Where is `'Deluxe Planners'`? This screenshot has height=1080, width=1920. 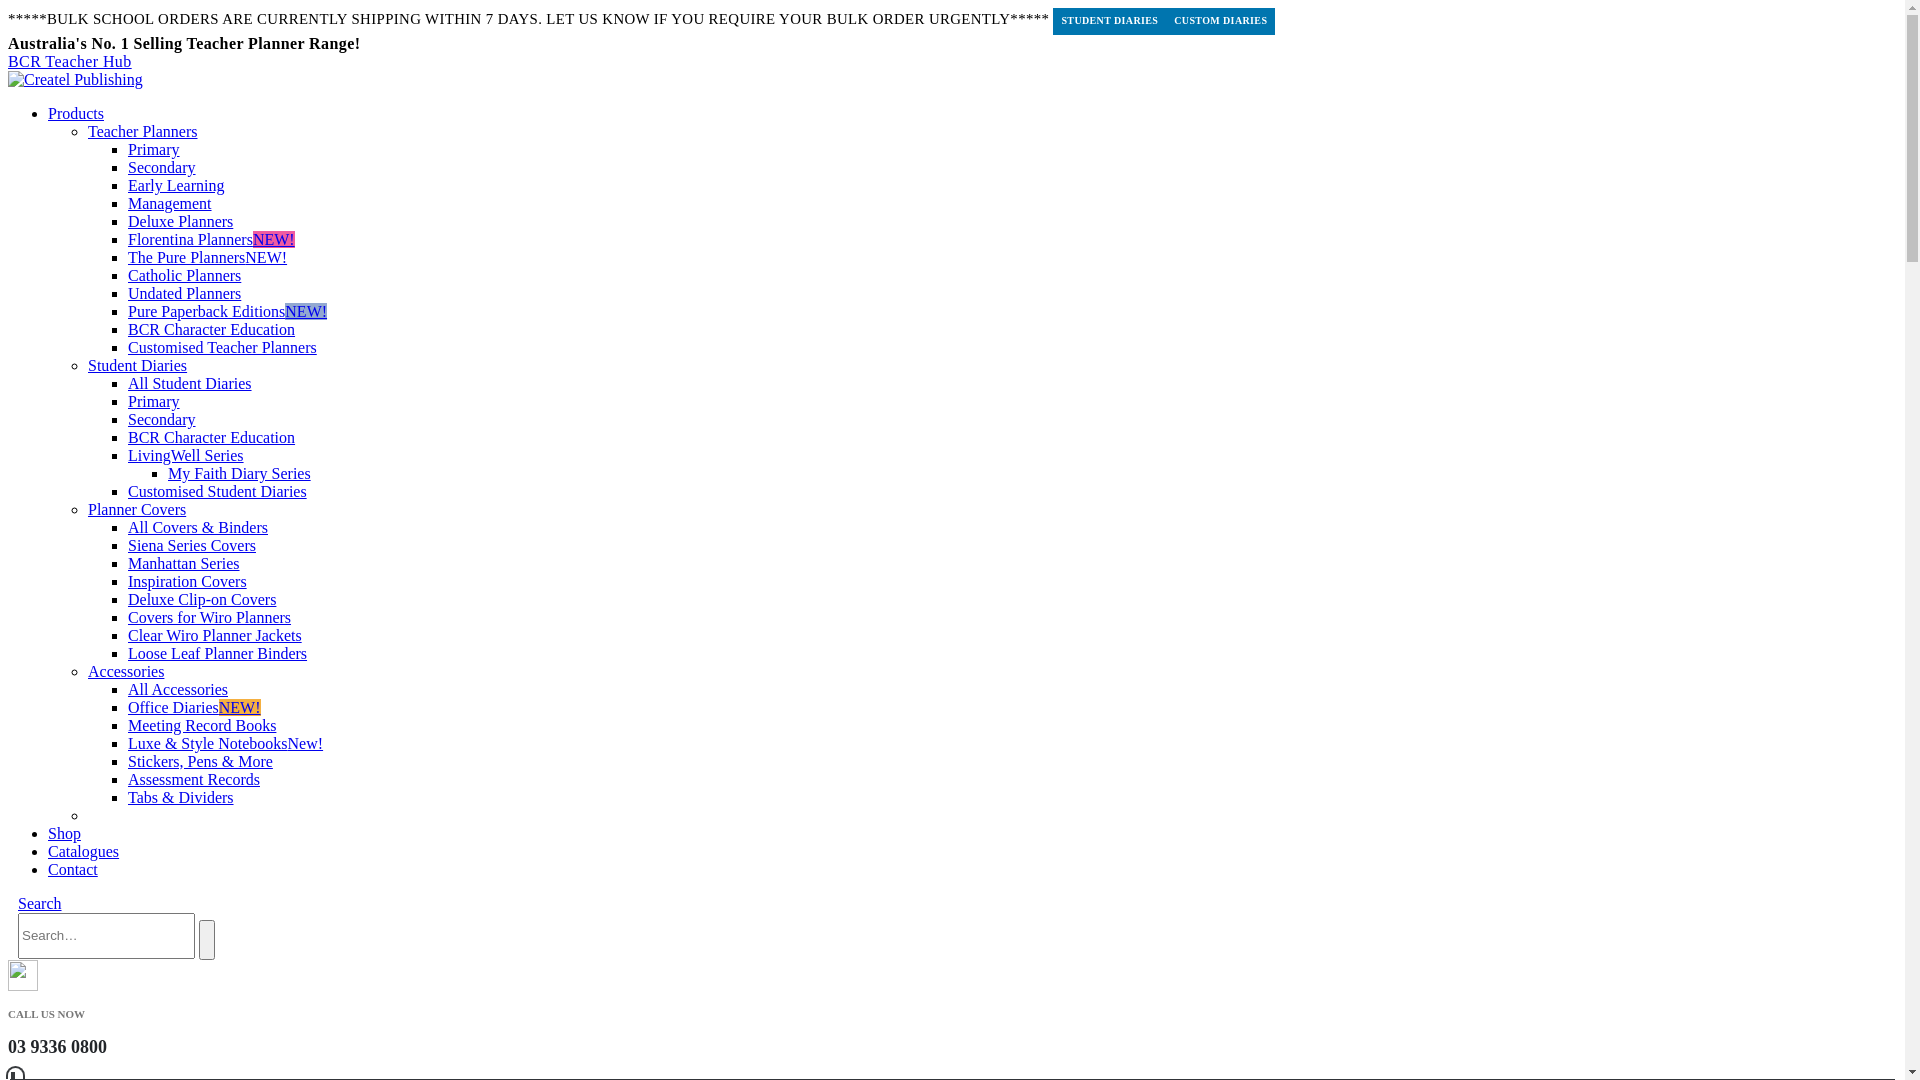
'Deluxe Planners' is located at coordinates (127, 221).